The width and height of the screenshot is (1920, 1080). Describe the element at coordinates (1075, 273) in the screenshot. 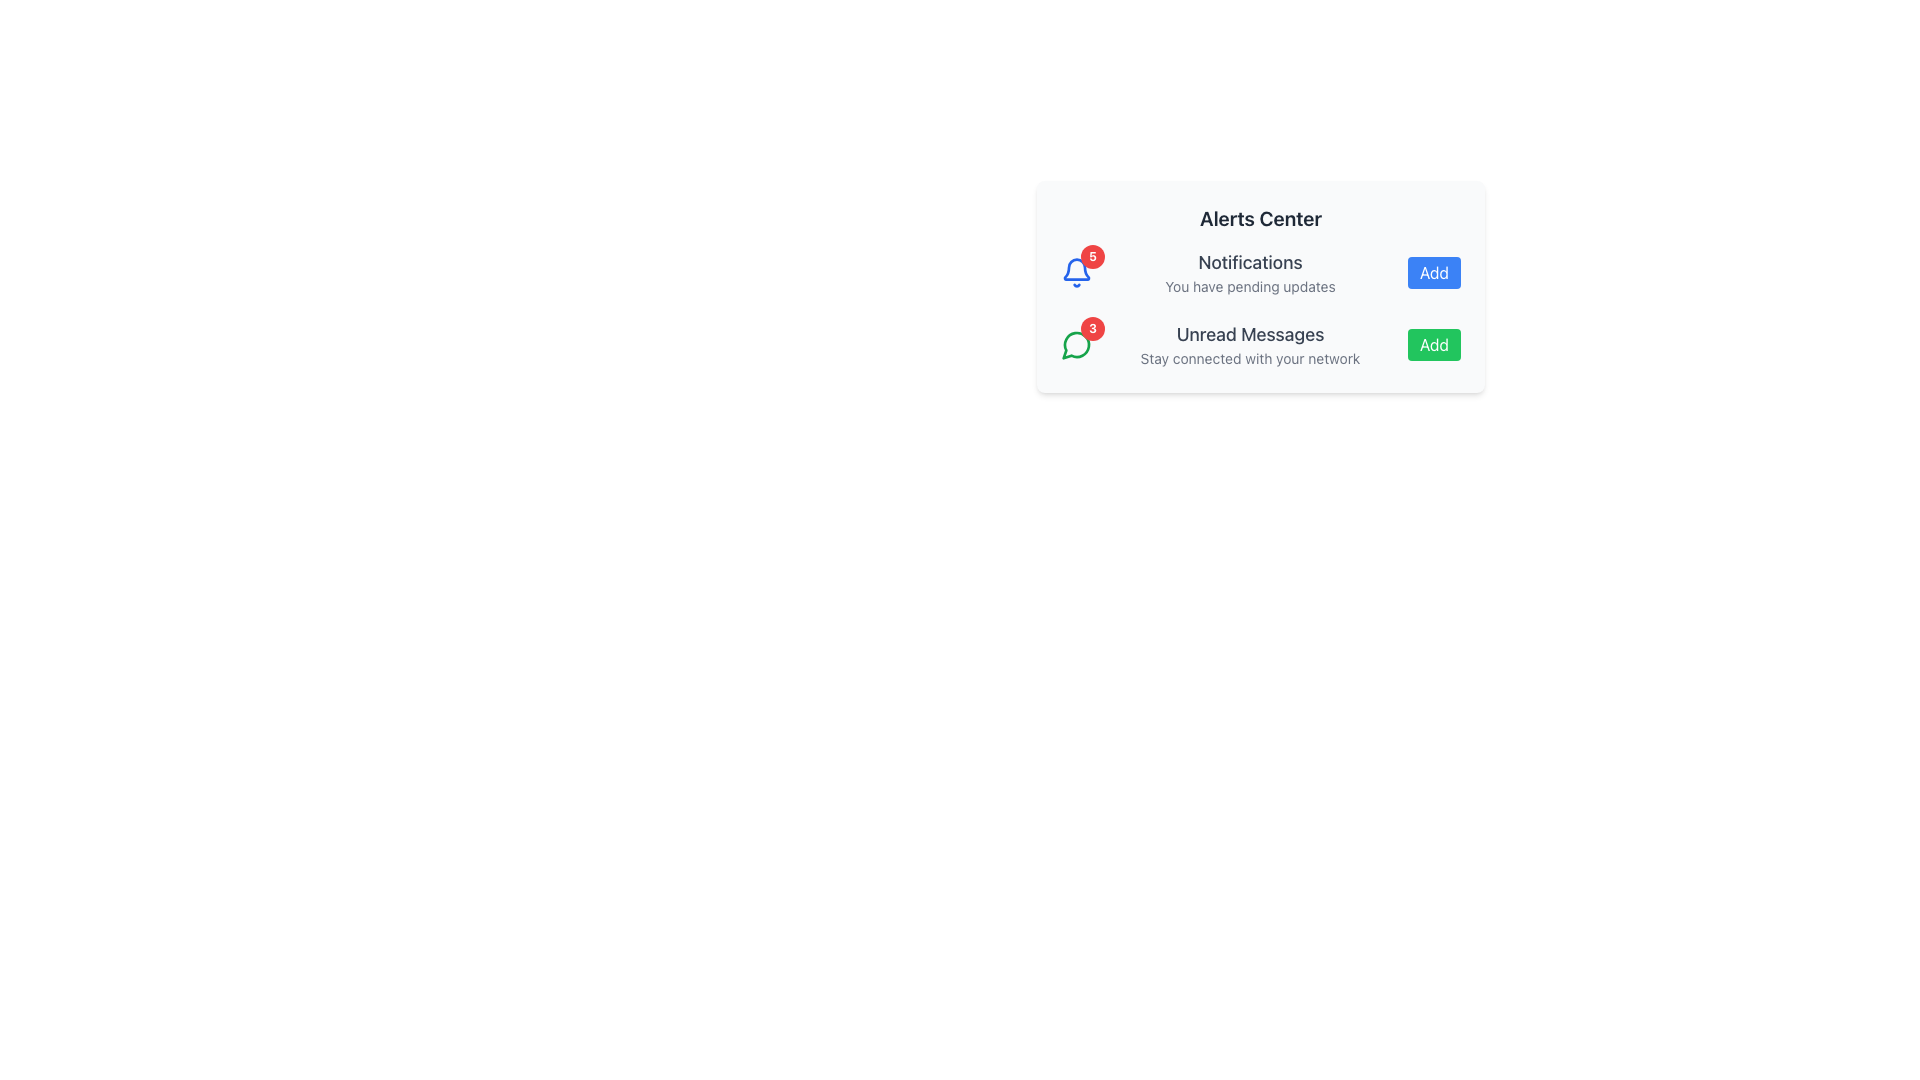

I see `the Notification Icon with Badge located on the leftmost side of the 'Notifications' section, which indicates unread or pending updates` at that location.